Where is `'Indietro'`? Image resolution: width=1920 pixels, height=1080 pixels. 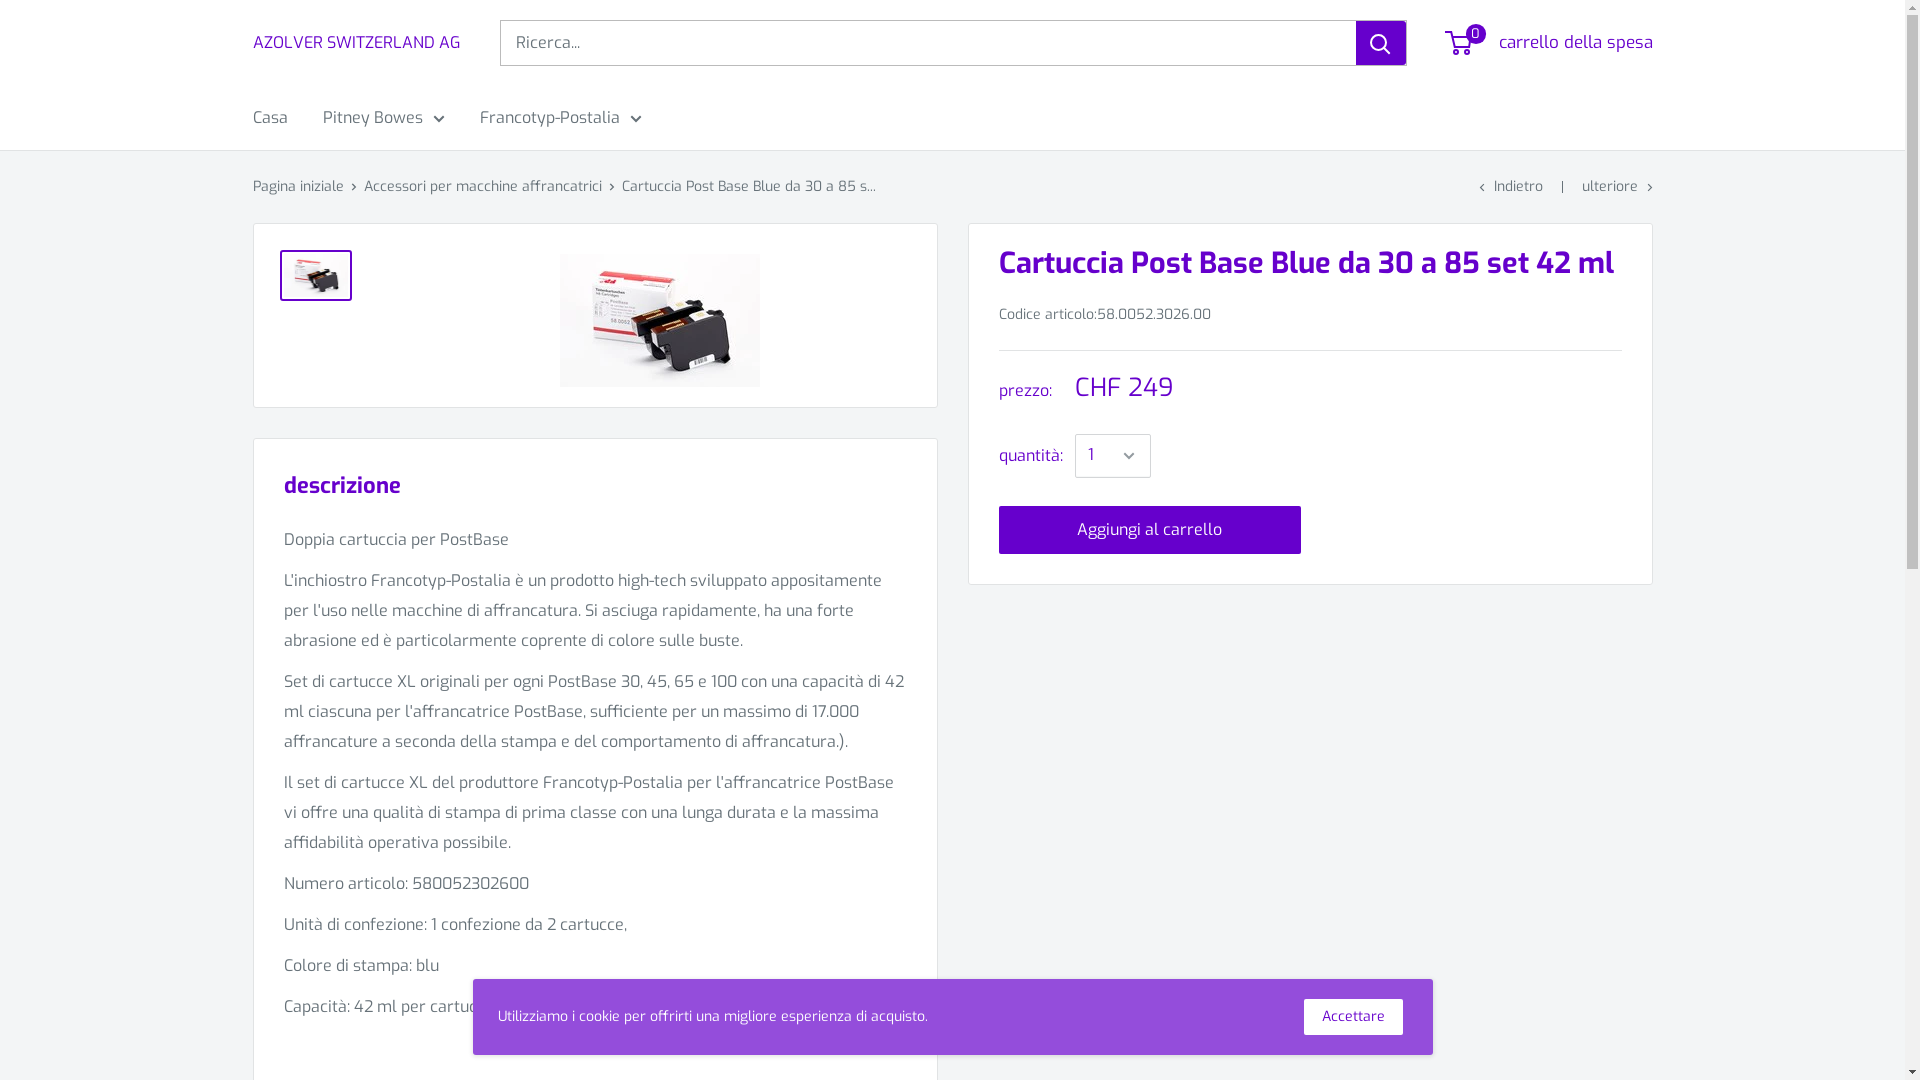 'Indietro' is located at coordinates (1510, 186).